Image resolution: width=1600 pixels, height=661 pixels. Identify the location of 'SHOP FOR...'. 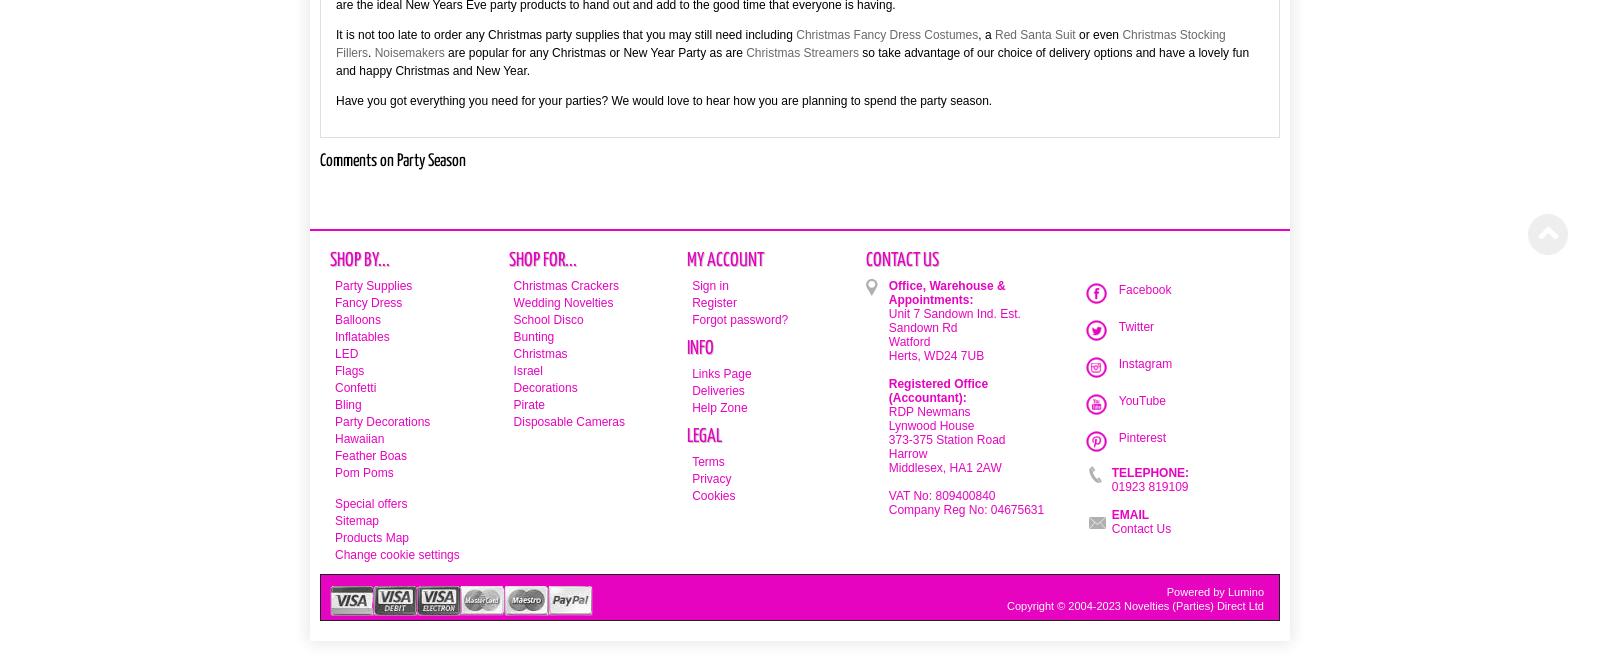
(540, 260).